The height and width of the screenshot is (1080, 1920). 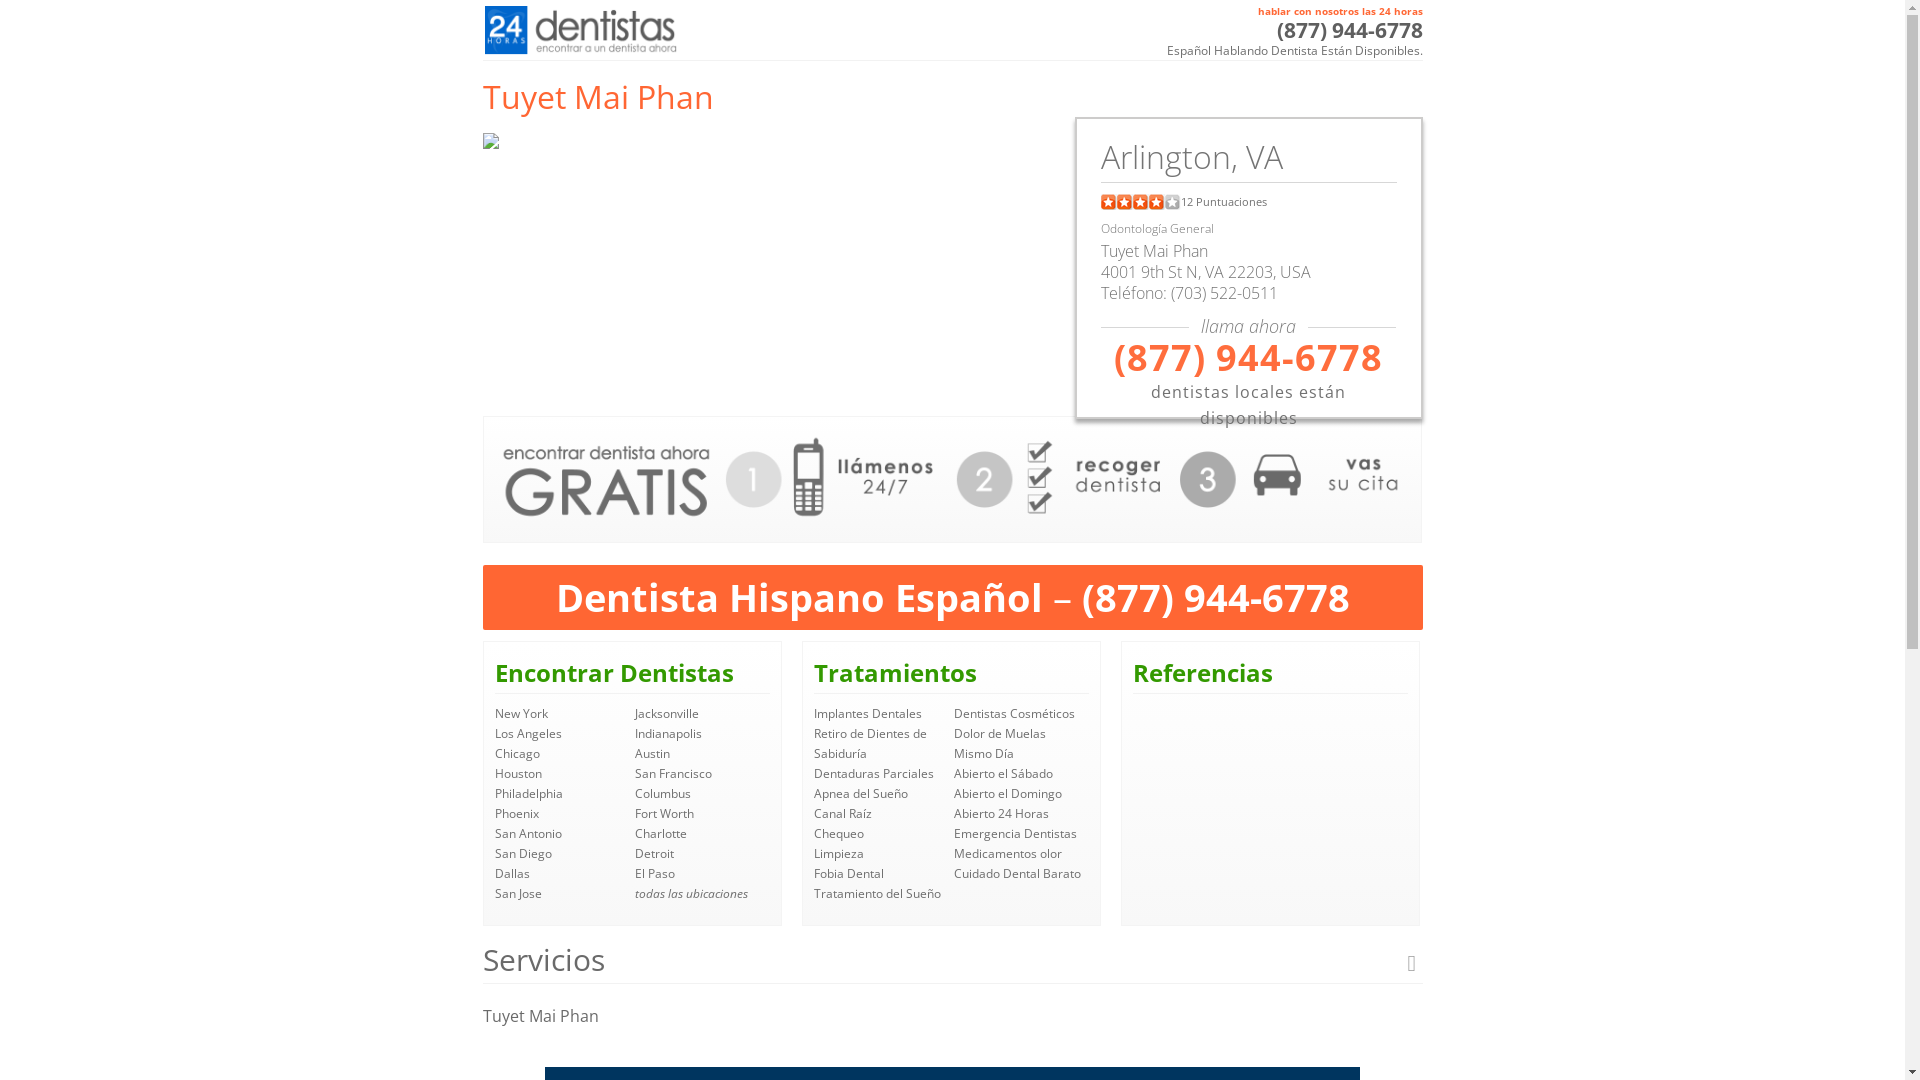 What do you see at coordinates (633, 813) in the screenshot?
I see `'Fort Worth'` at bounding box center [633, 813].